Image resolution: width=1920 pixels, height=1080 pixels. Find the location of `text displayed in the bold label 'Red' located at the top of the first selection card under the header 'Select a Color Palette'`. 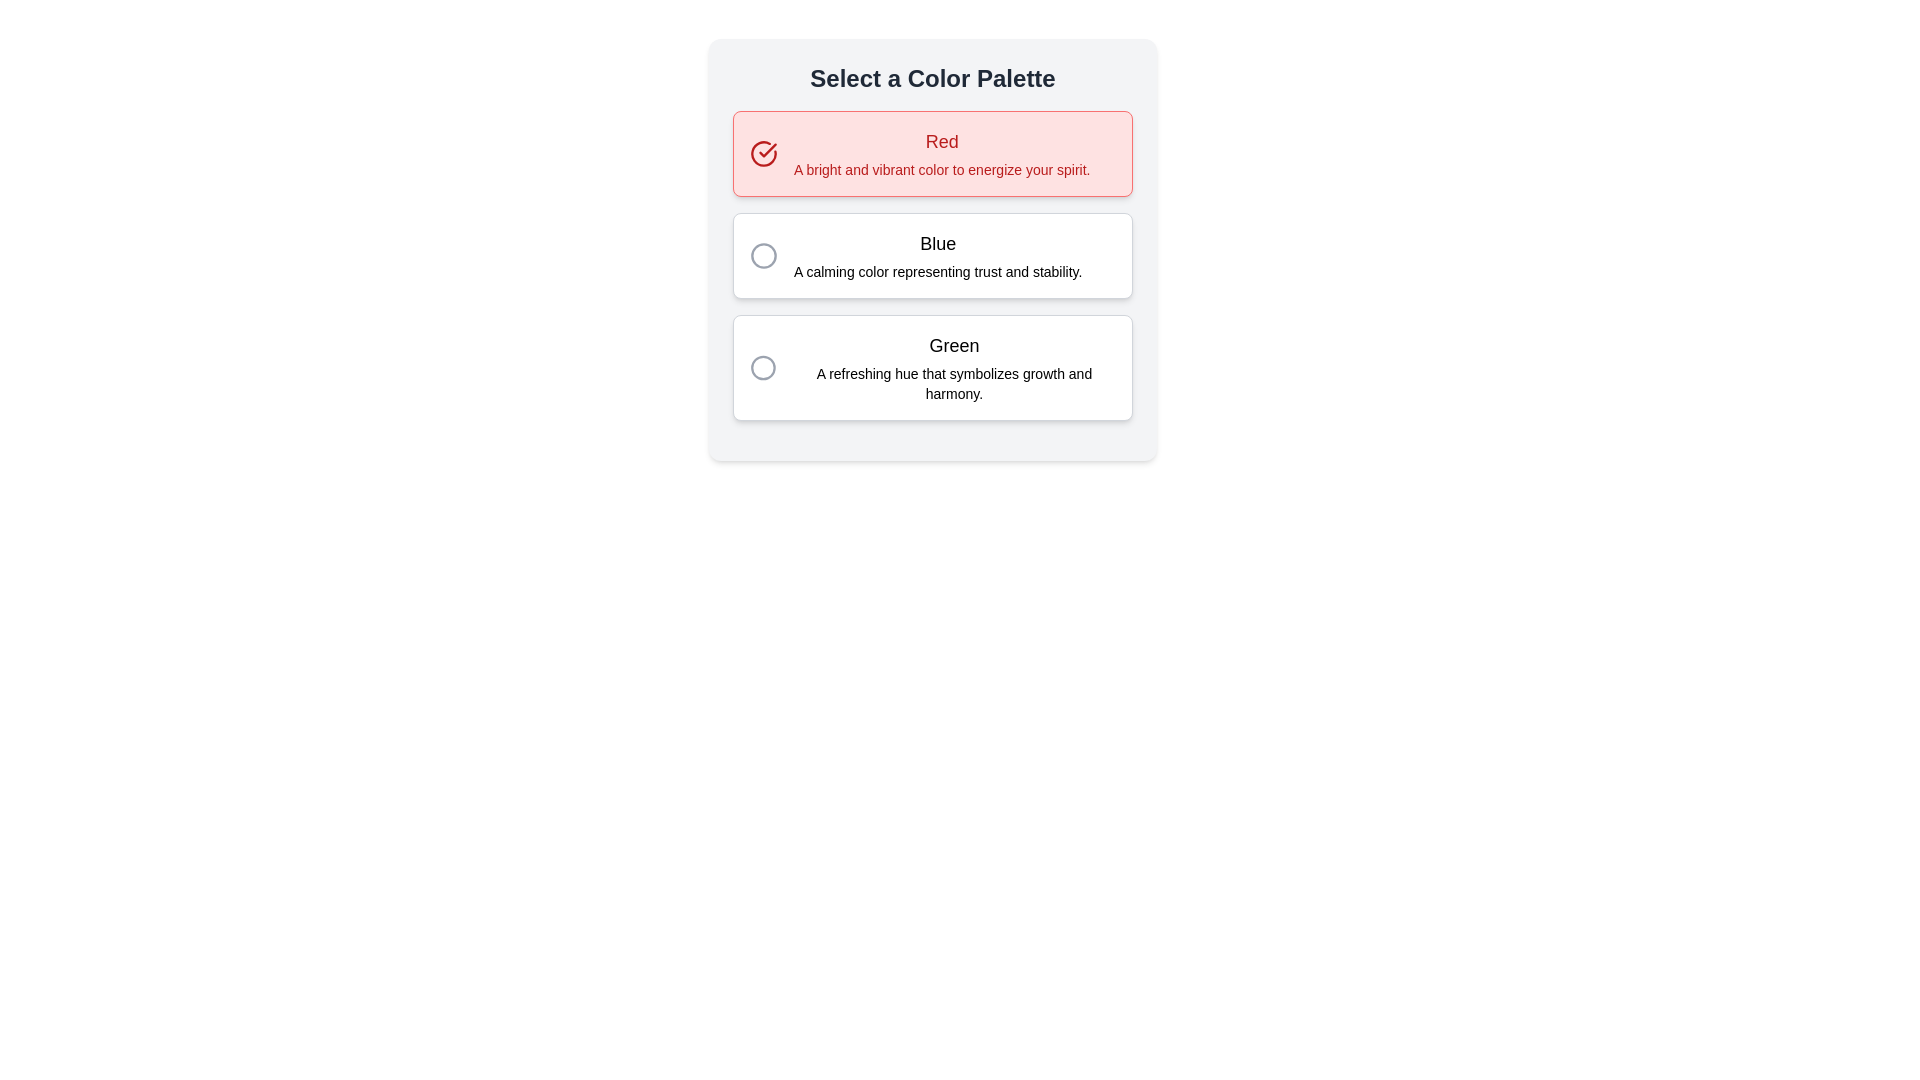

text displayed in the bold label 'Red' located at the top of the first selection card under the header 'Select a Color Palette' is located at coordinates (941, 141).